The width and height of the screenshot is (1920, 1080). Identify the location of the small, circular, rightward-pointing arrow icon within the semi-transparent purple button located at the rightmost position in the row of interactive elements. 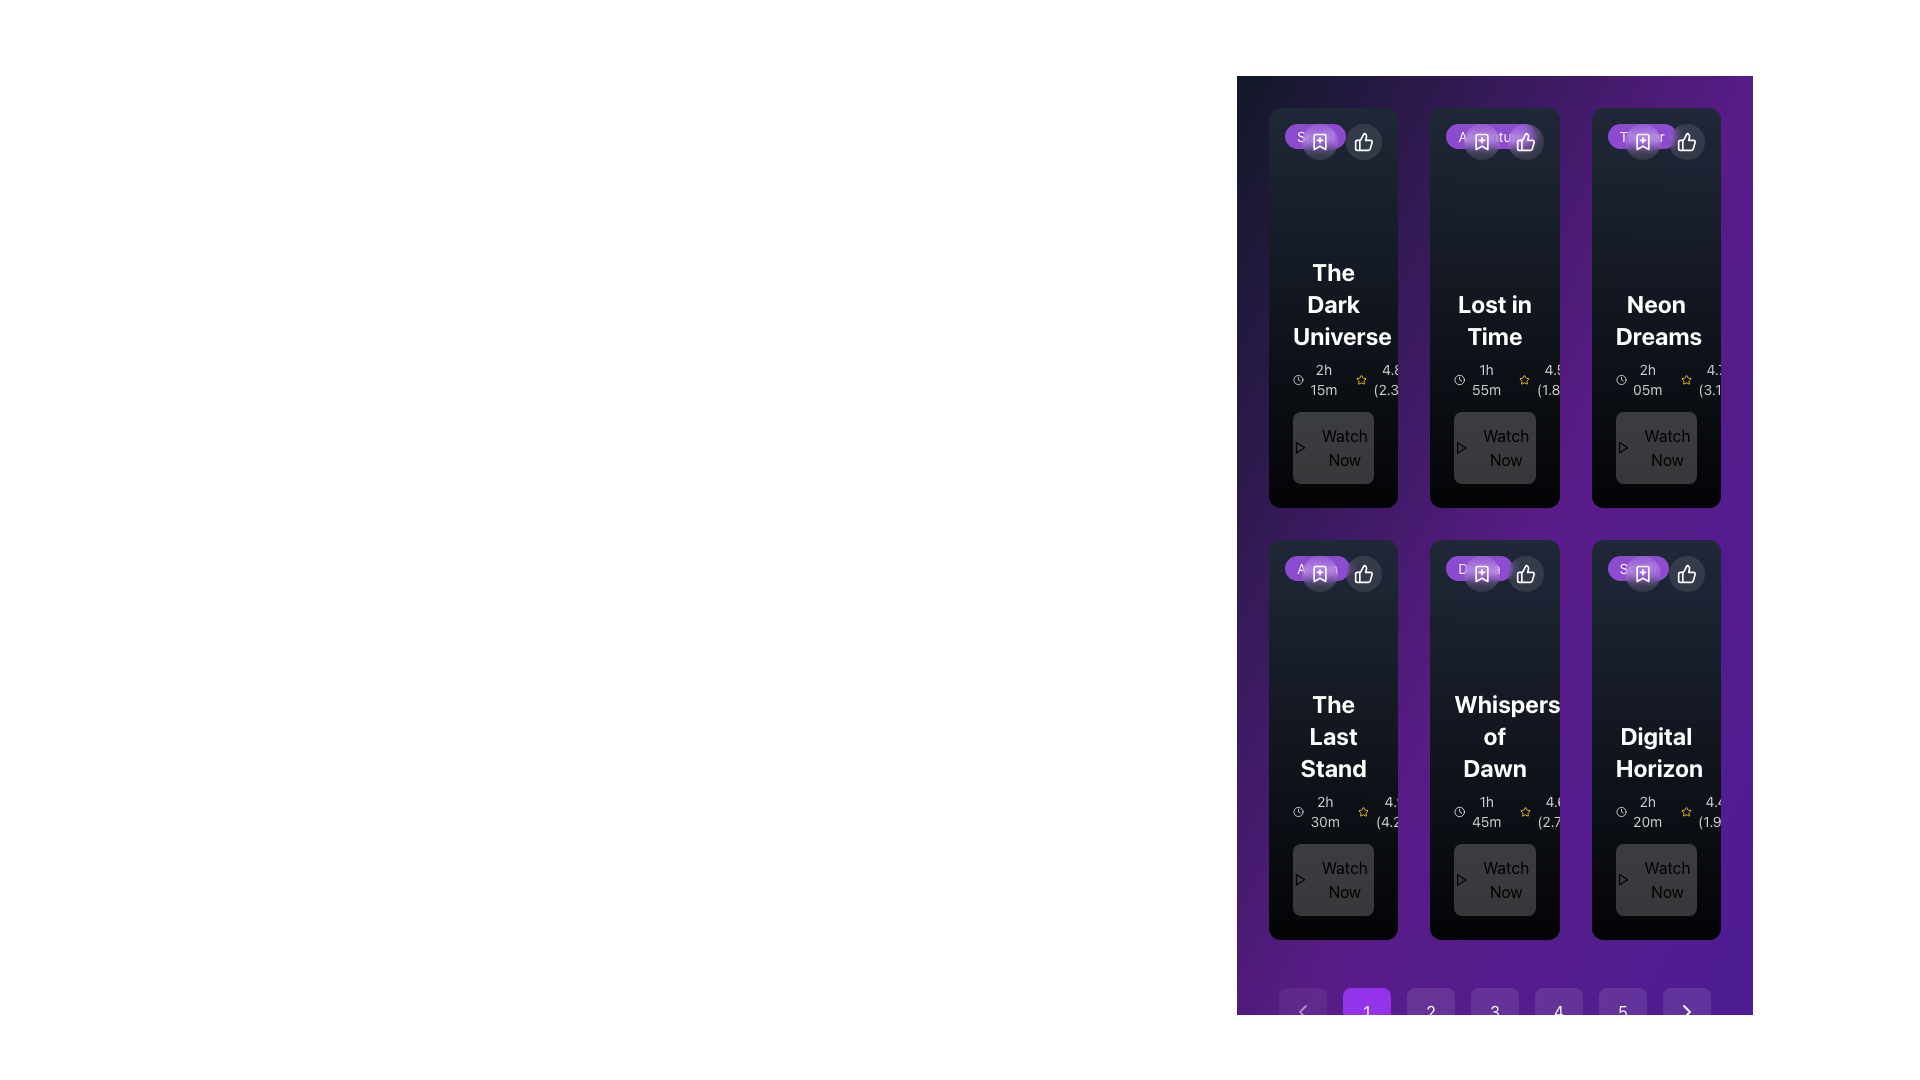
(1685, 1011).